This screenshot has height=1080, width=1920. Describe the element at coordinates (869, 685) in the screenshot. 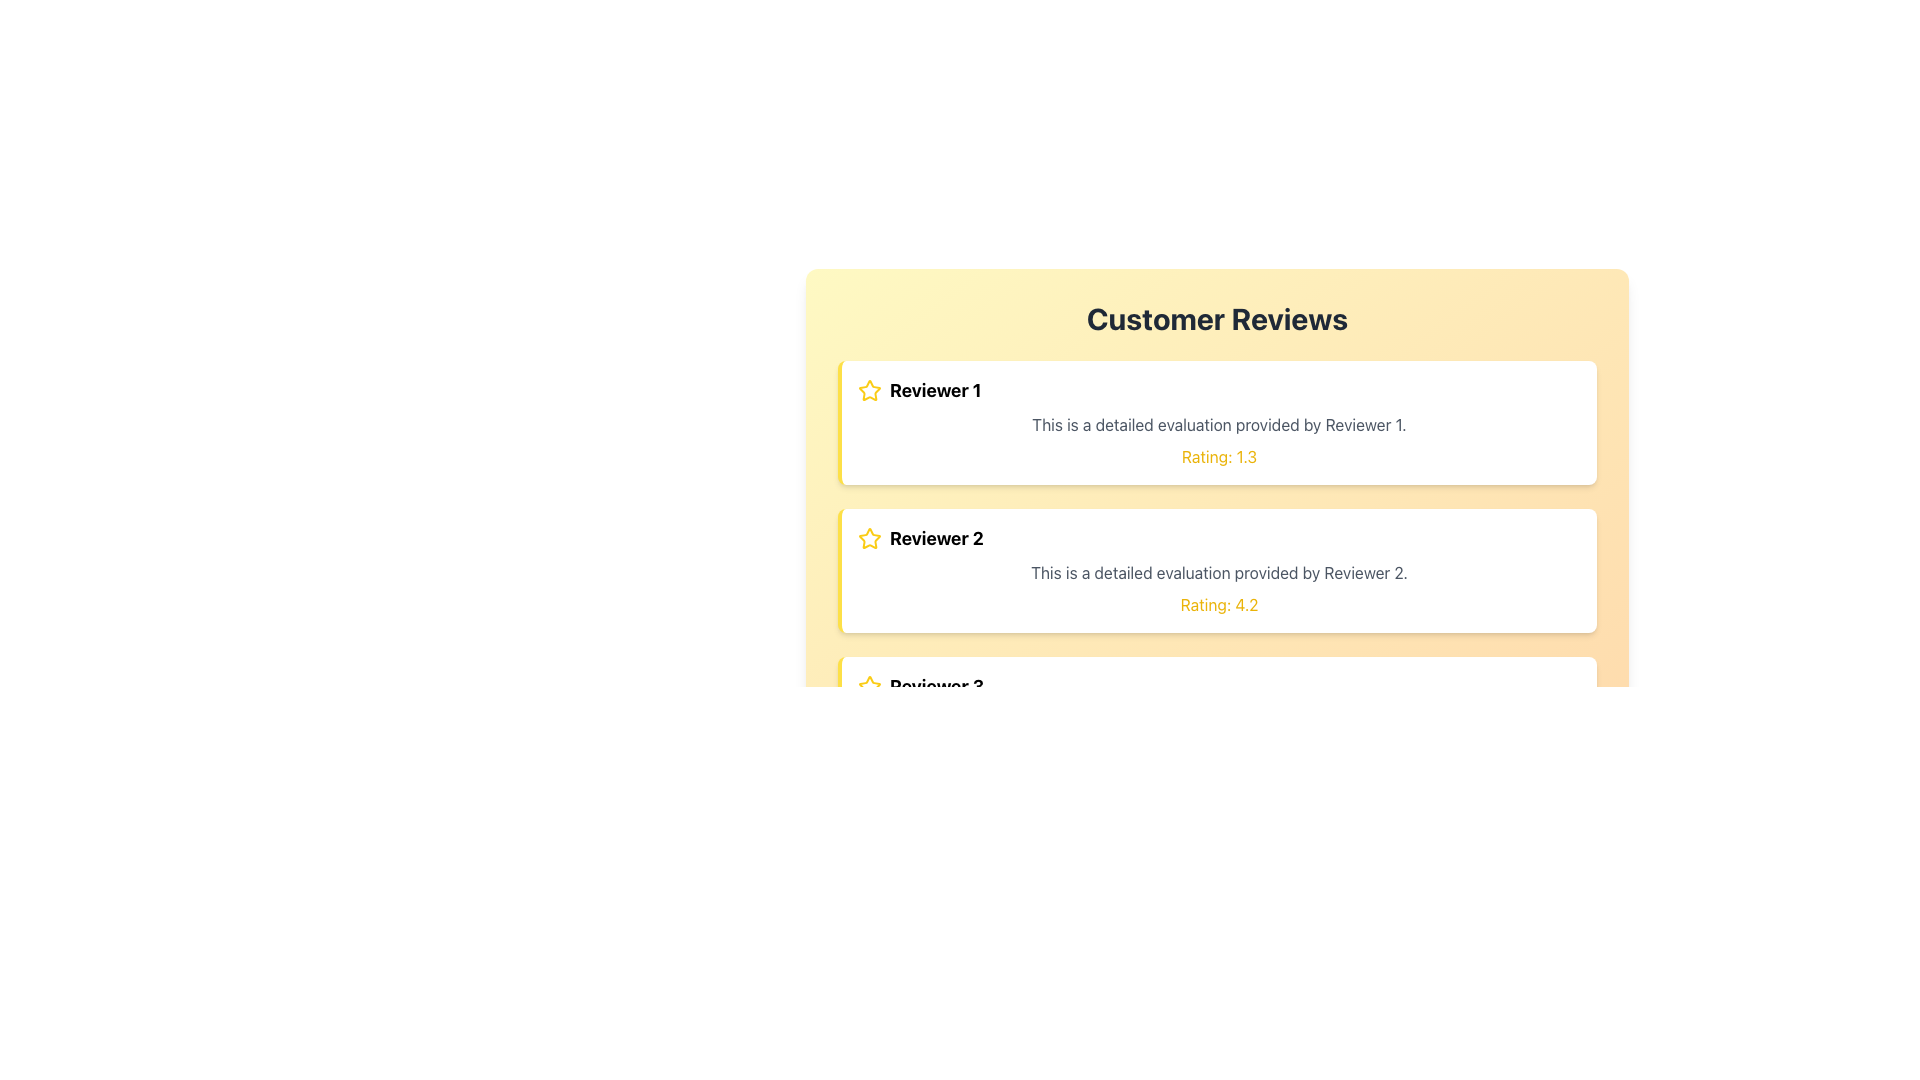

I see `the star icon representing the rating given by 'Reviewer 3', which is the leftmost item in the review block for this reviewer` at that location.